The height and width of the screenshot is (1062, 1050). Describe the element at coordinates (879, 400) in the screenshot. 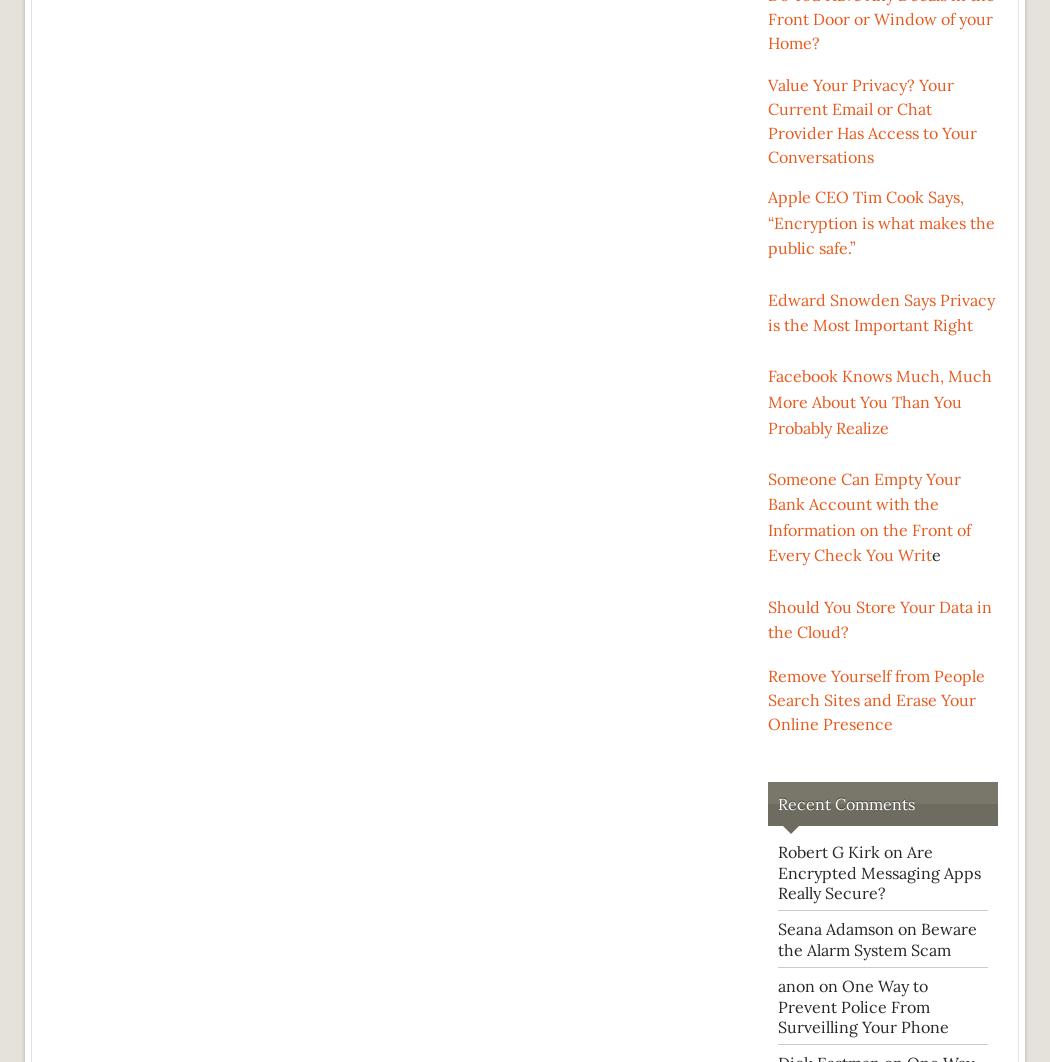

I see `'Facebook
      Knows Much, Much More About You Than You Probably Realize'` at that location.